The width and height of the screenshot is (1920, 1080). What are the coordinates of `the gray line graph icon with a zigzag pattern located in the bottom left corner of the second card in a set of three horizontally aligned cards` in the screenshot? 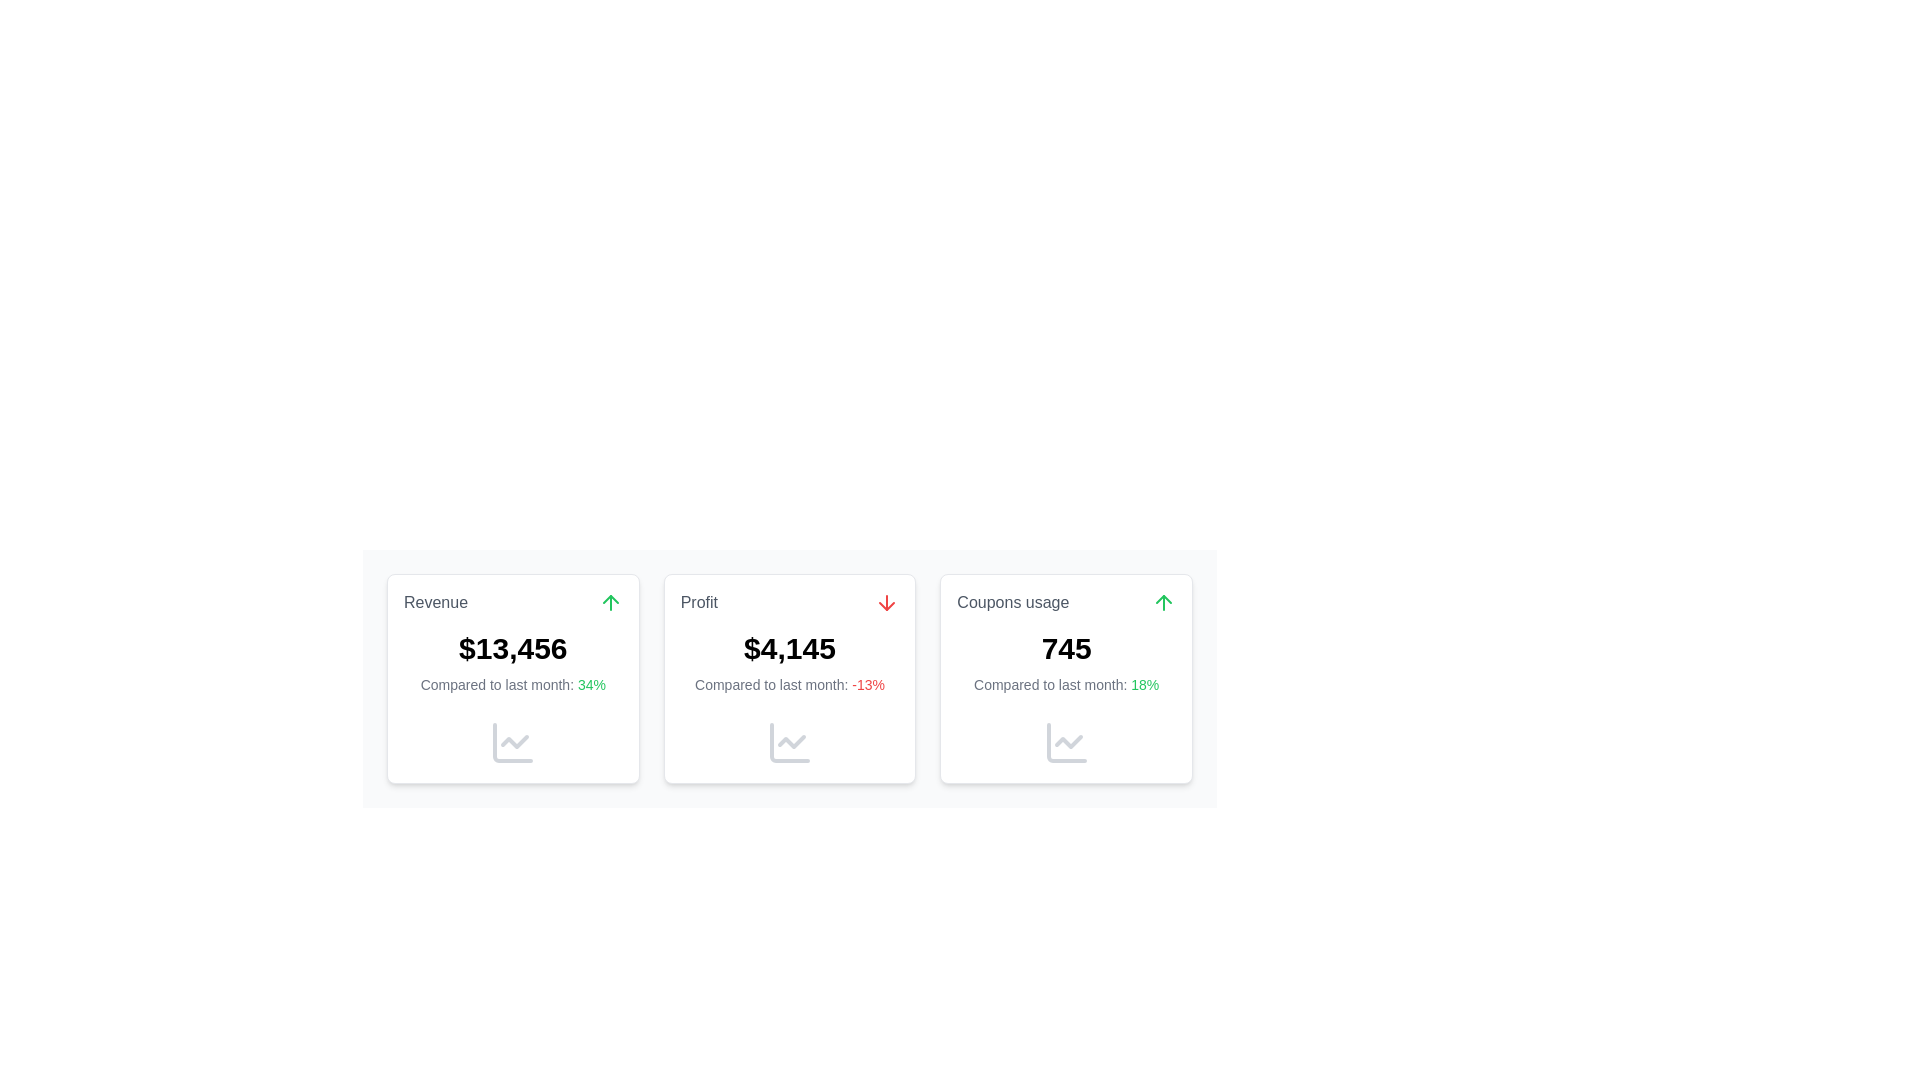 It's located at (788, 743).